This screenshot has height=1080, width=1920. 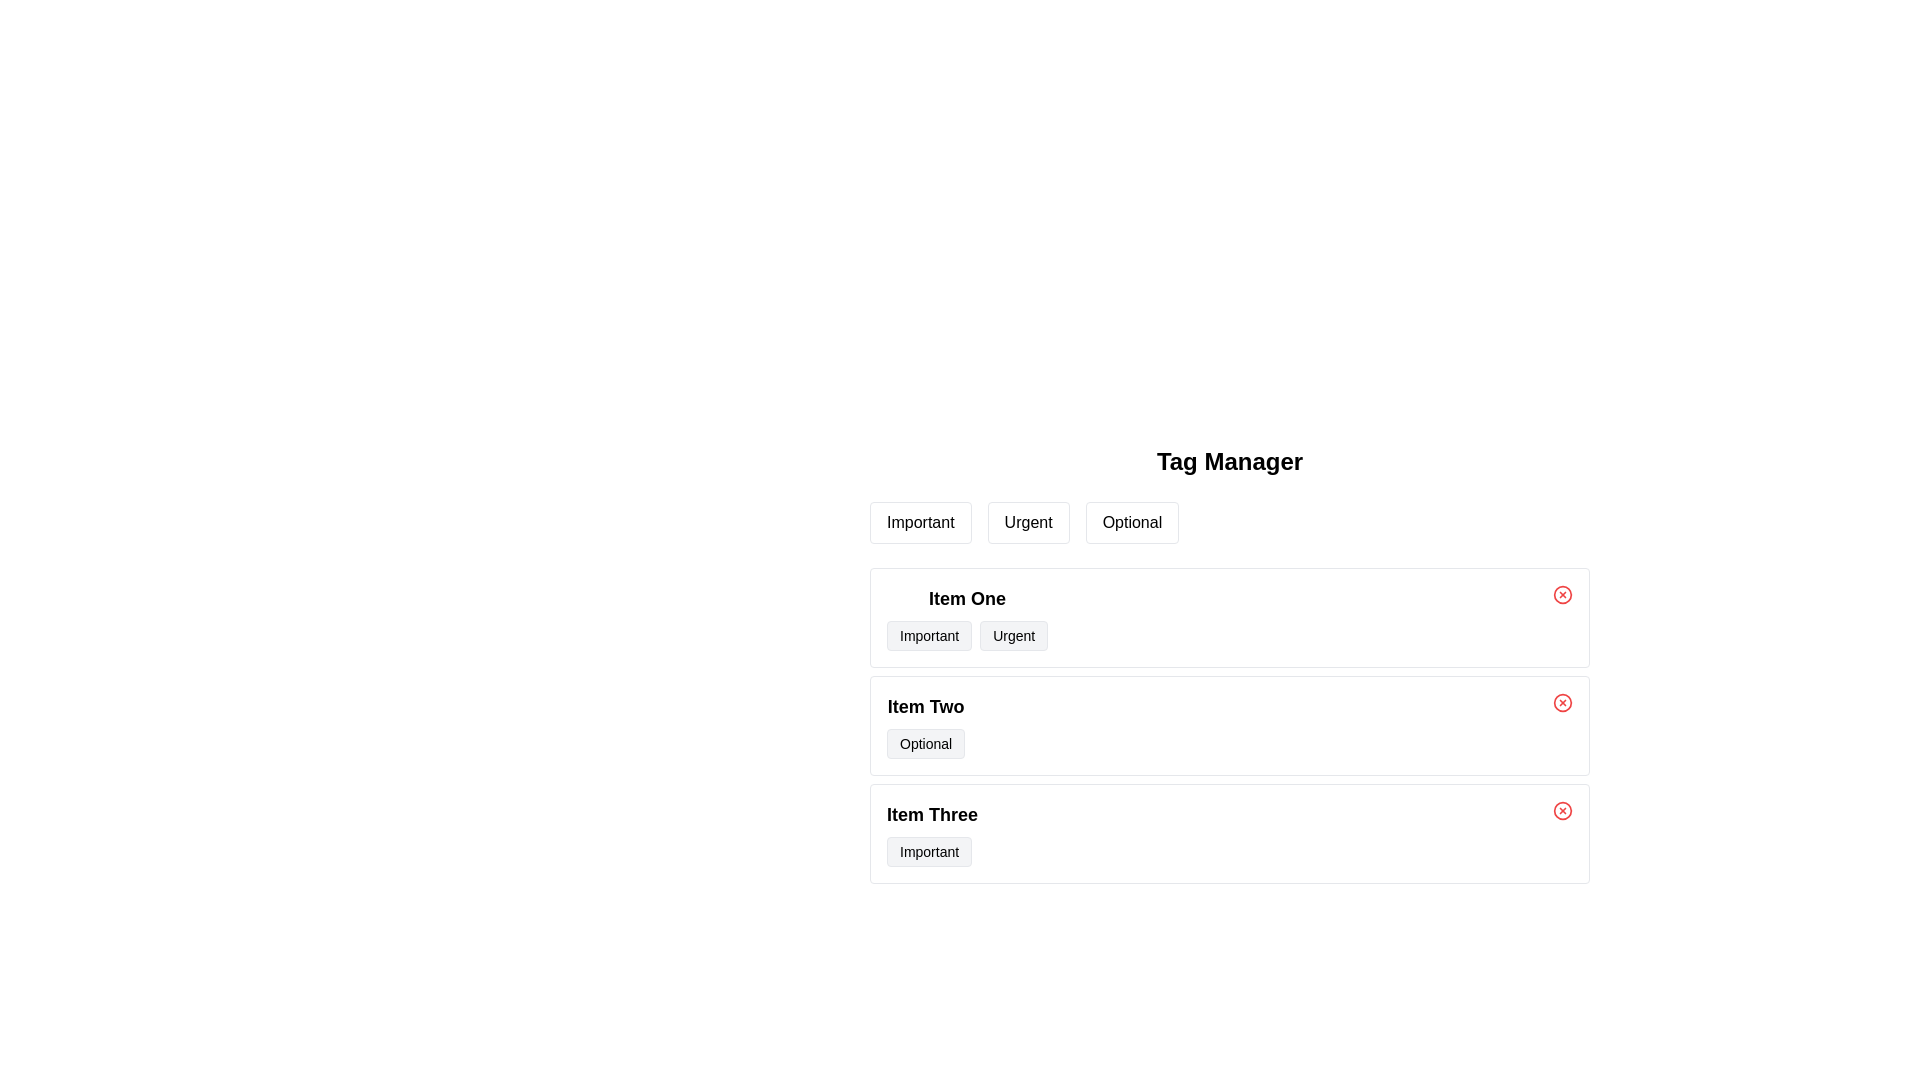 I want to click on the button-like label that categorizes or indicates the state of 'Item Two', so click(x=925, y=744).